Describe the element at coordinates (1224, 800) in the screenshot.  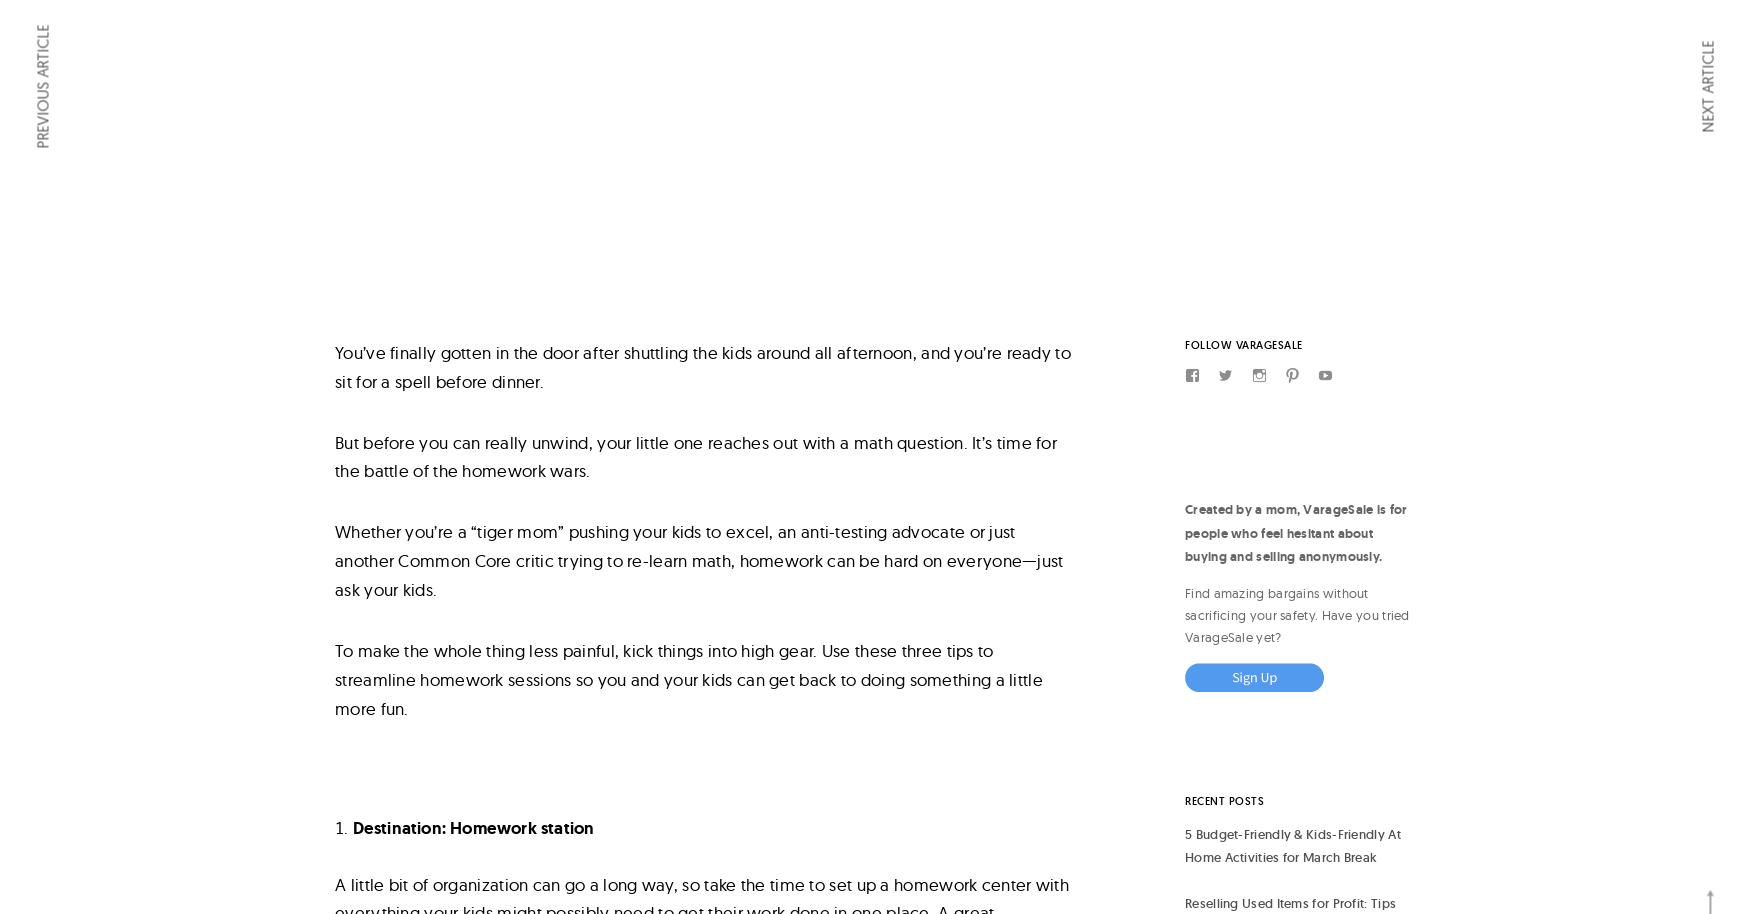
I see `'Recent Posts'` at that location.